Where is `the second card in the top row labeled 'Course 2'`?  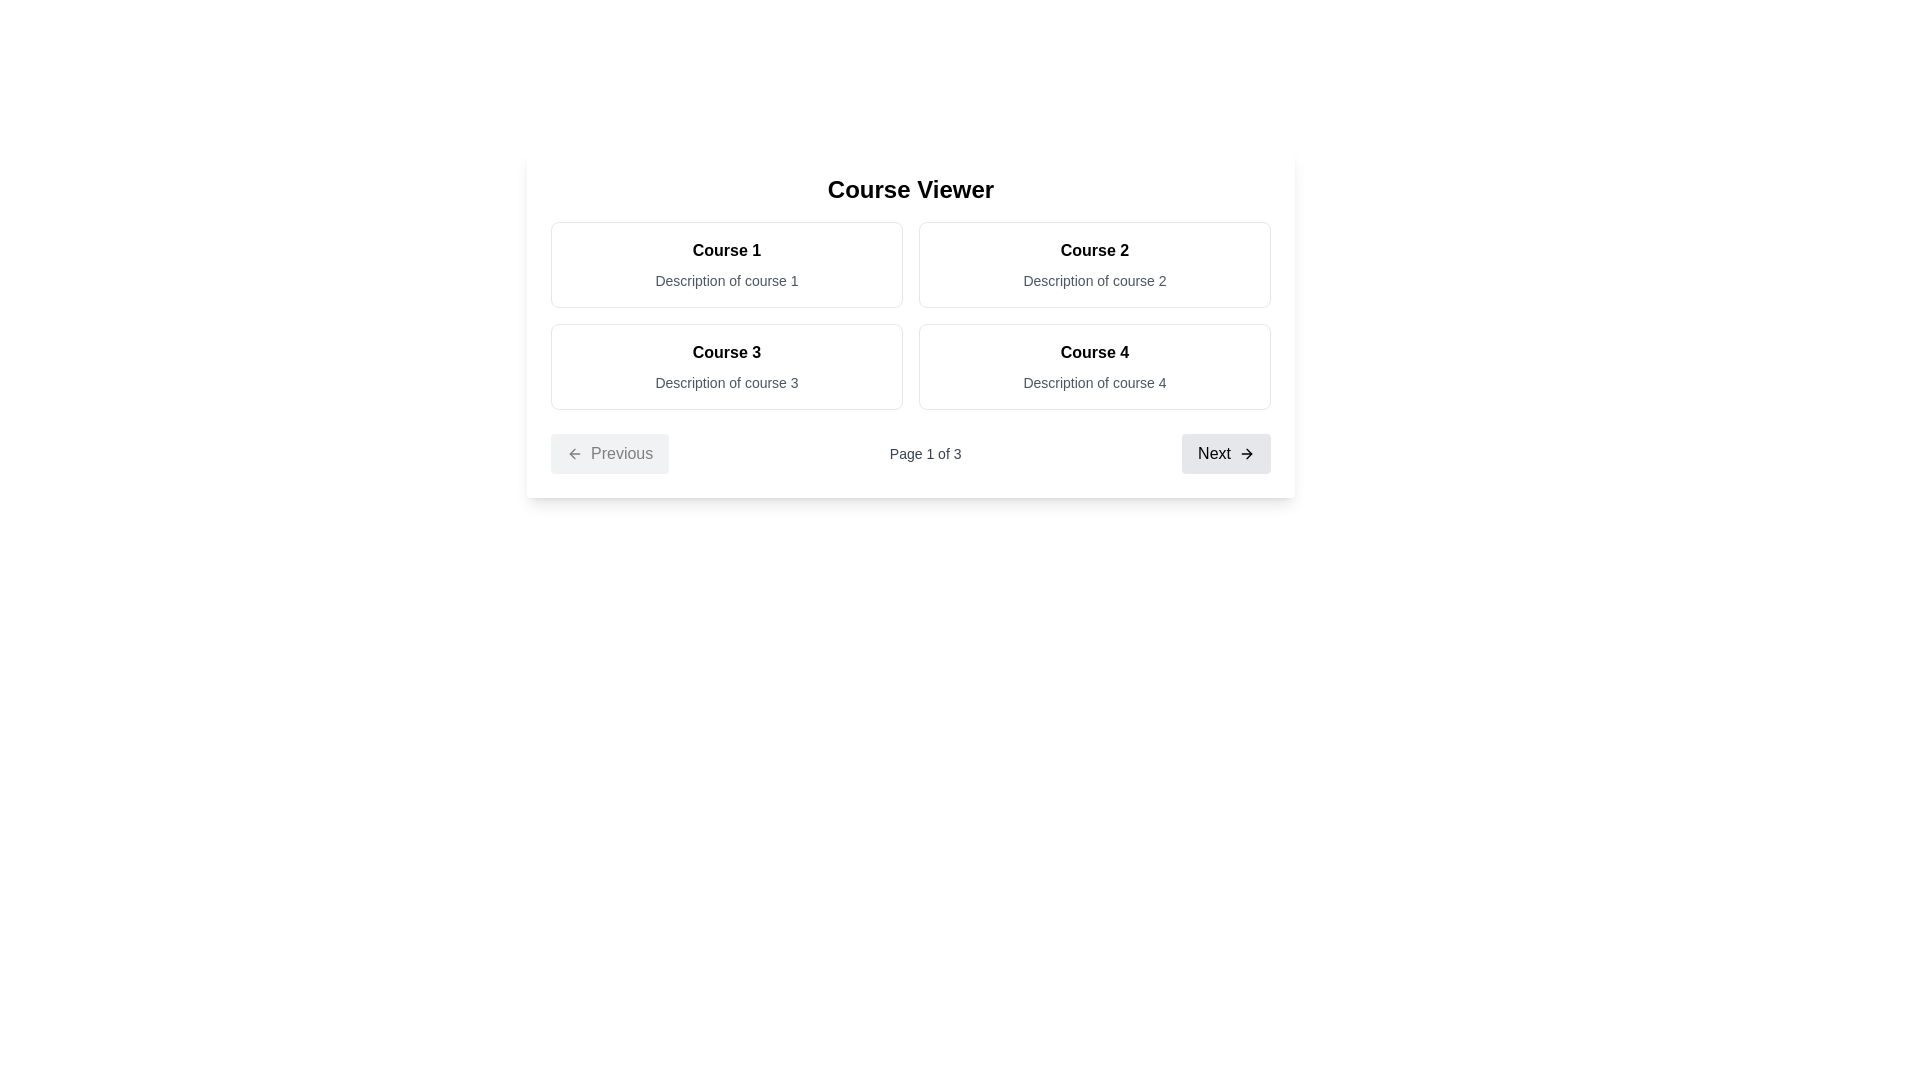
the second card in the top row labeled 'Course 2' is located at coordinates (1093, 264).